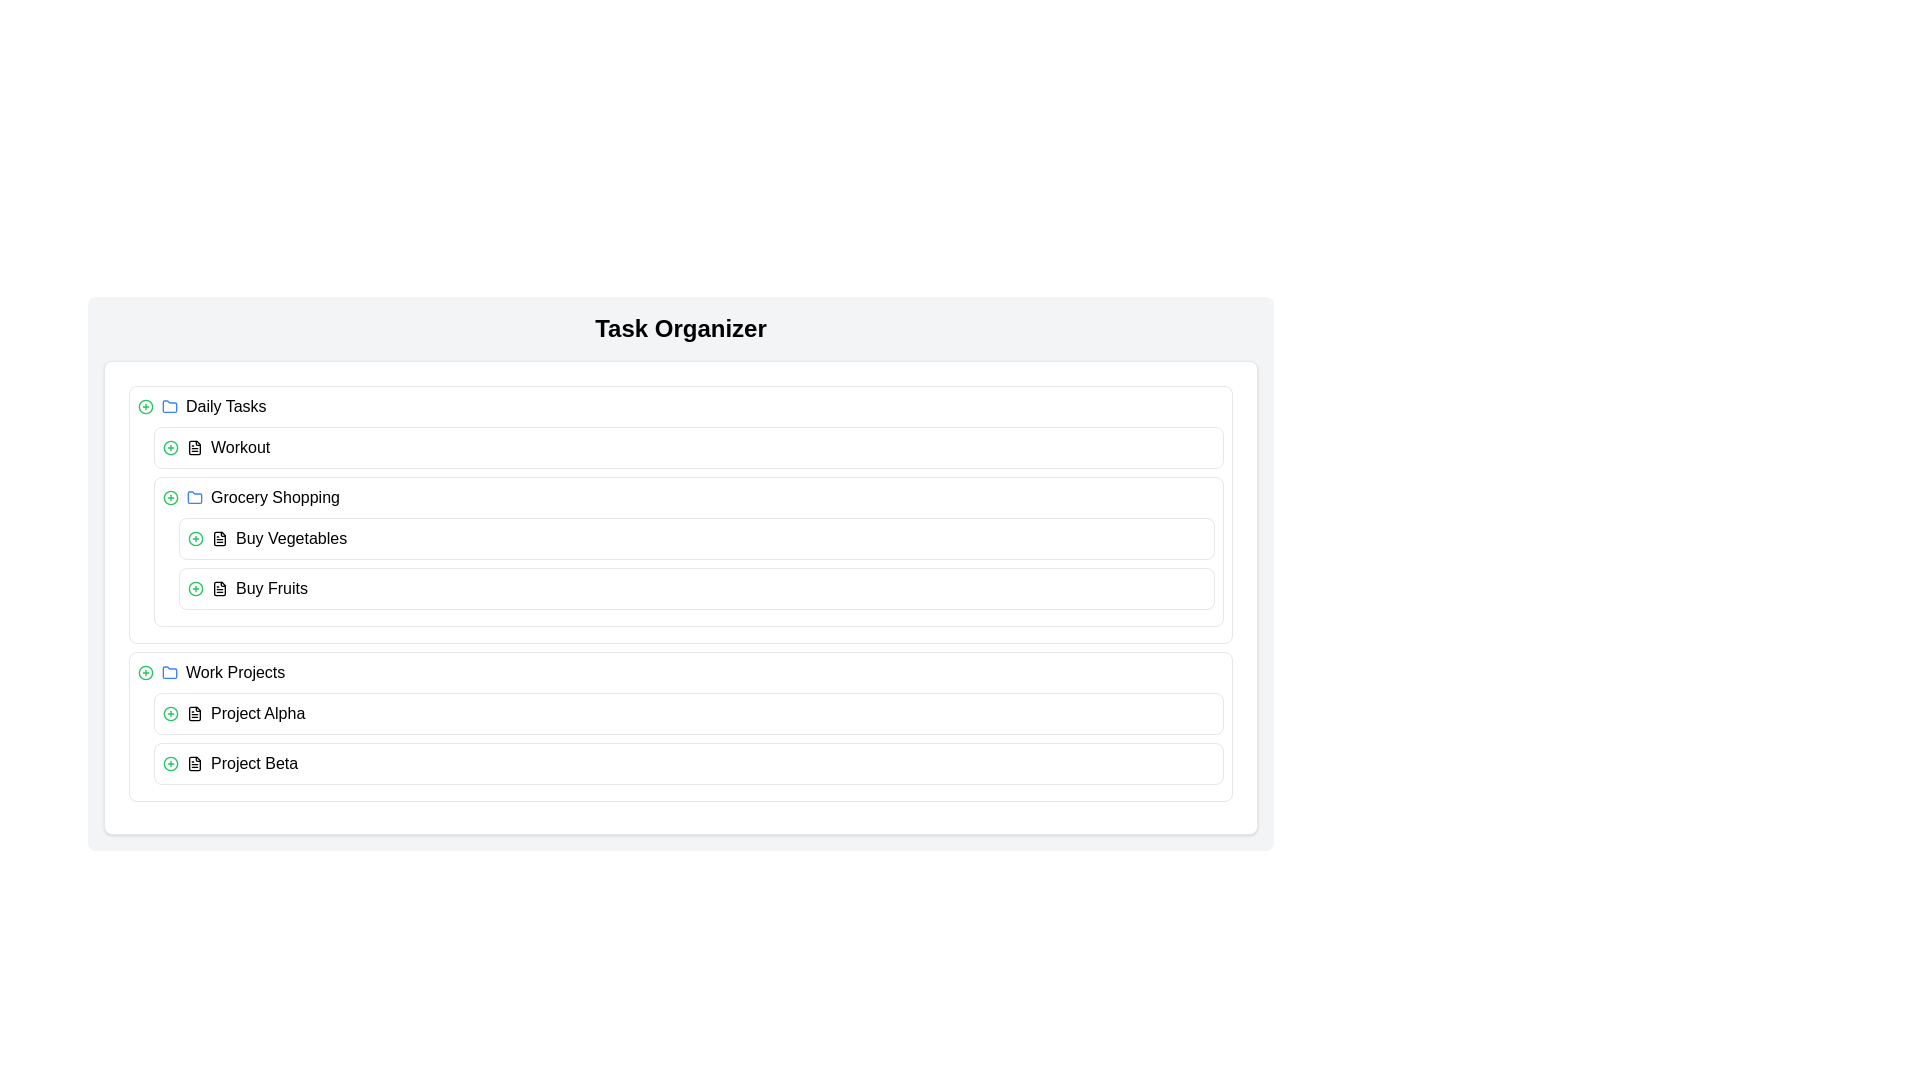 Image resolution: width=1920 pixels, height=1080 pixels. What do you see at coordinates (171, 496) in the screenshot?
I see `the circular icon base which features a plus symbol and is associated with the 'Grocery Shopping' category by clicking on it` at bounding box center [171, 496].